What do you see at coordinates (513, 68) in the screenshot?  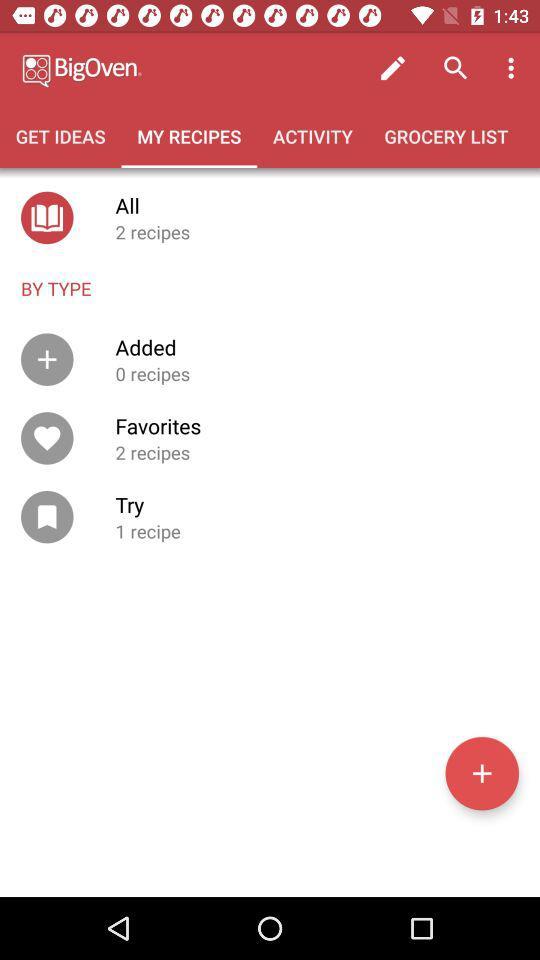 I see `the icon above the grocery list` at bounding box center [513, 68].